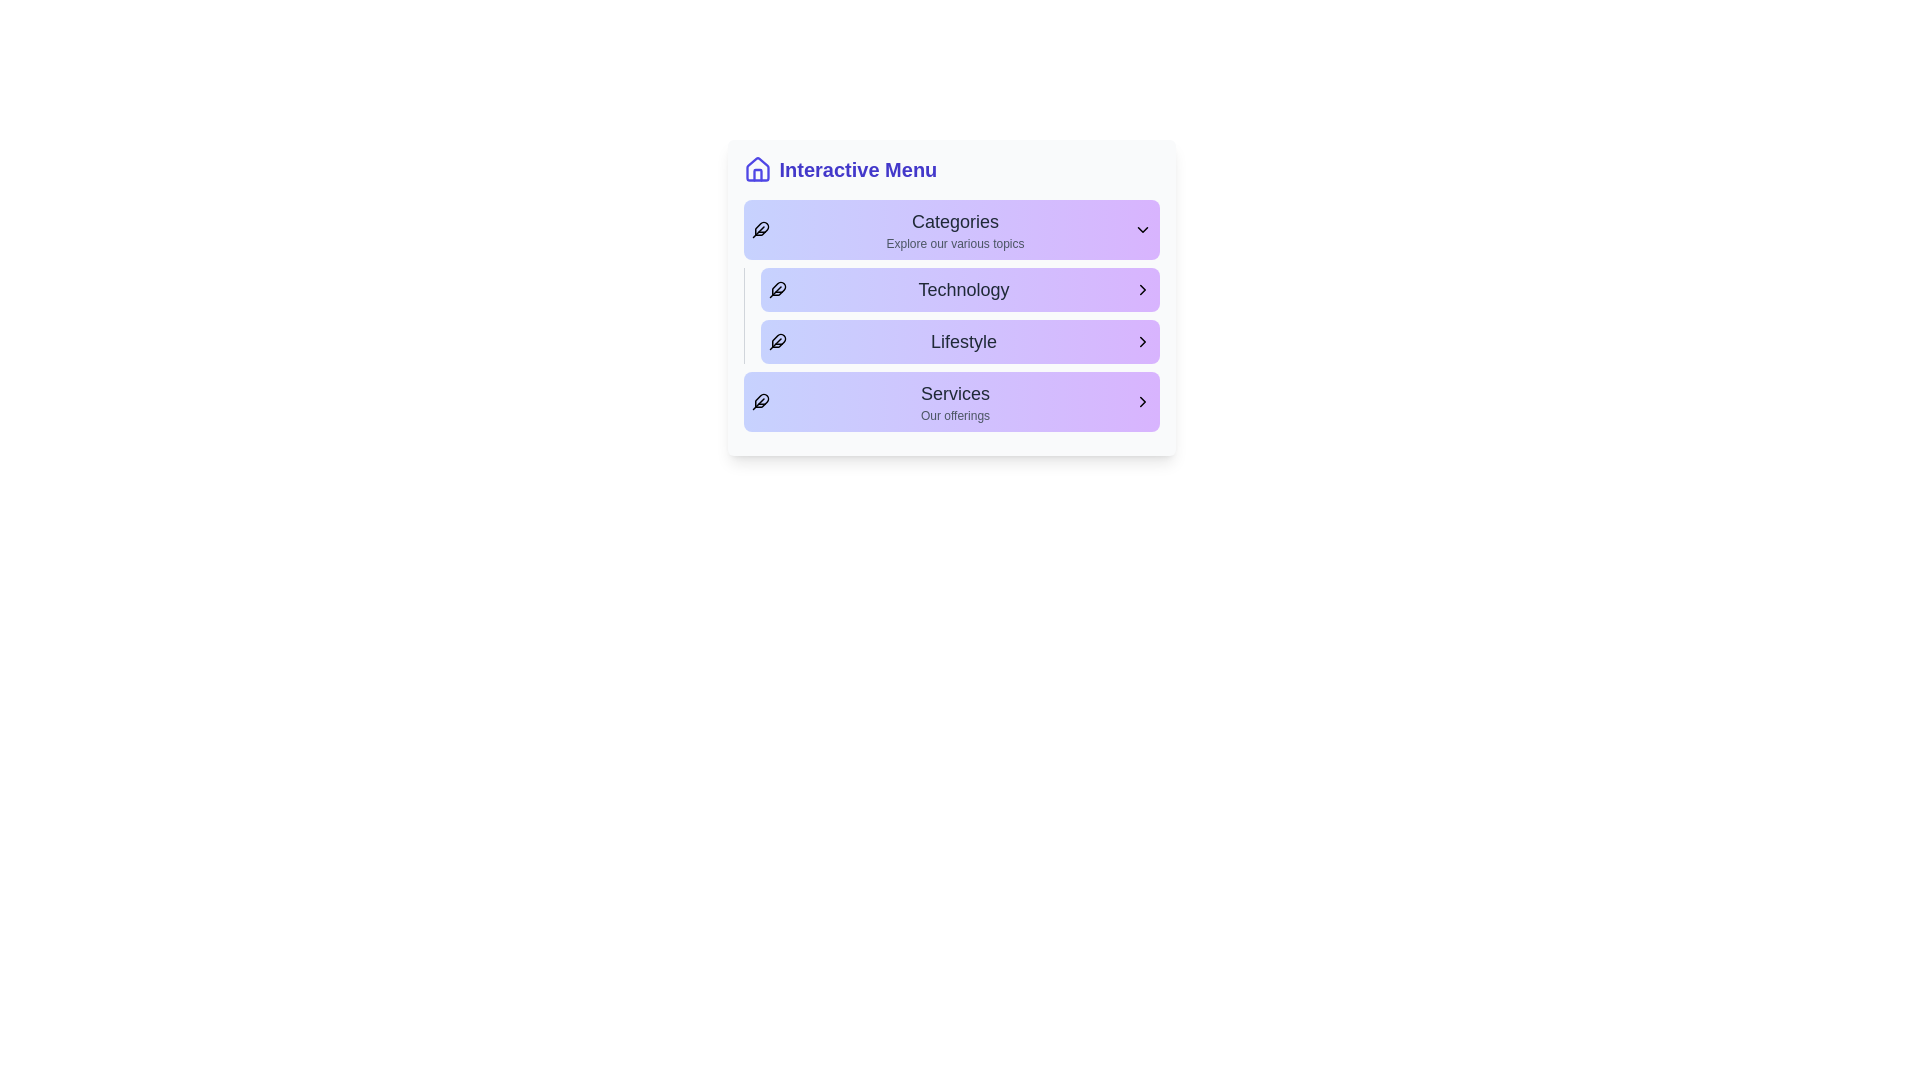 The width and height of the screenshot is (1920, 1080). Describe the element at coordinates (1142, 401) in the screenshot. I see `the Chevron icon at the right end of the 'Services - Our offerings' menu` at that location.